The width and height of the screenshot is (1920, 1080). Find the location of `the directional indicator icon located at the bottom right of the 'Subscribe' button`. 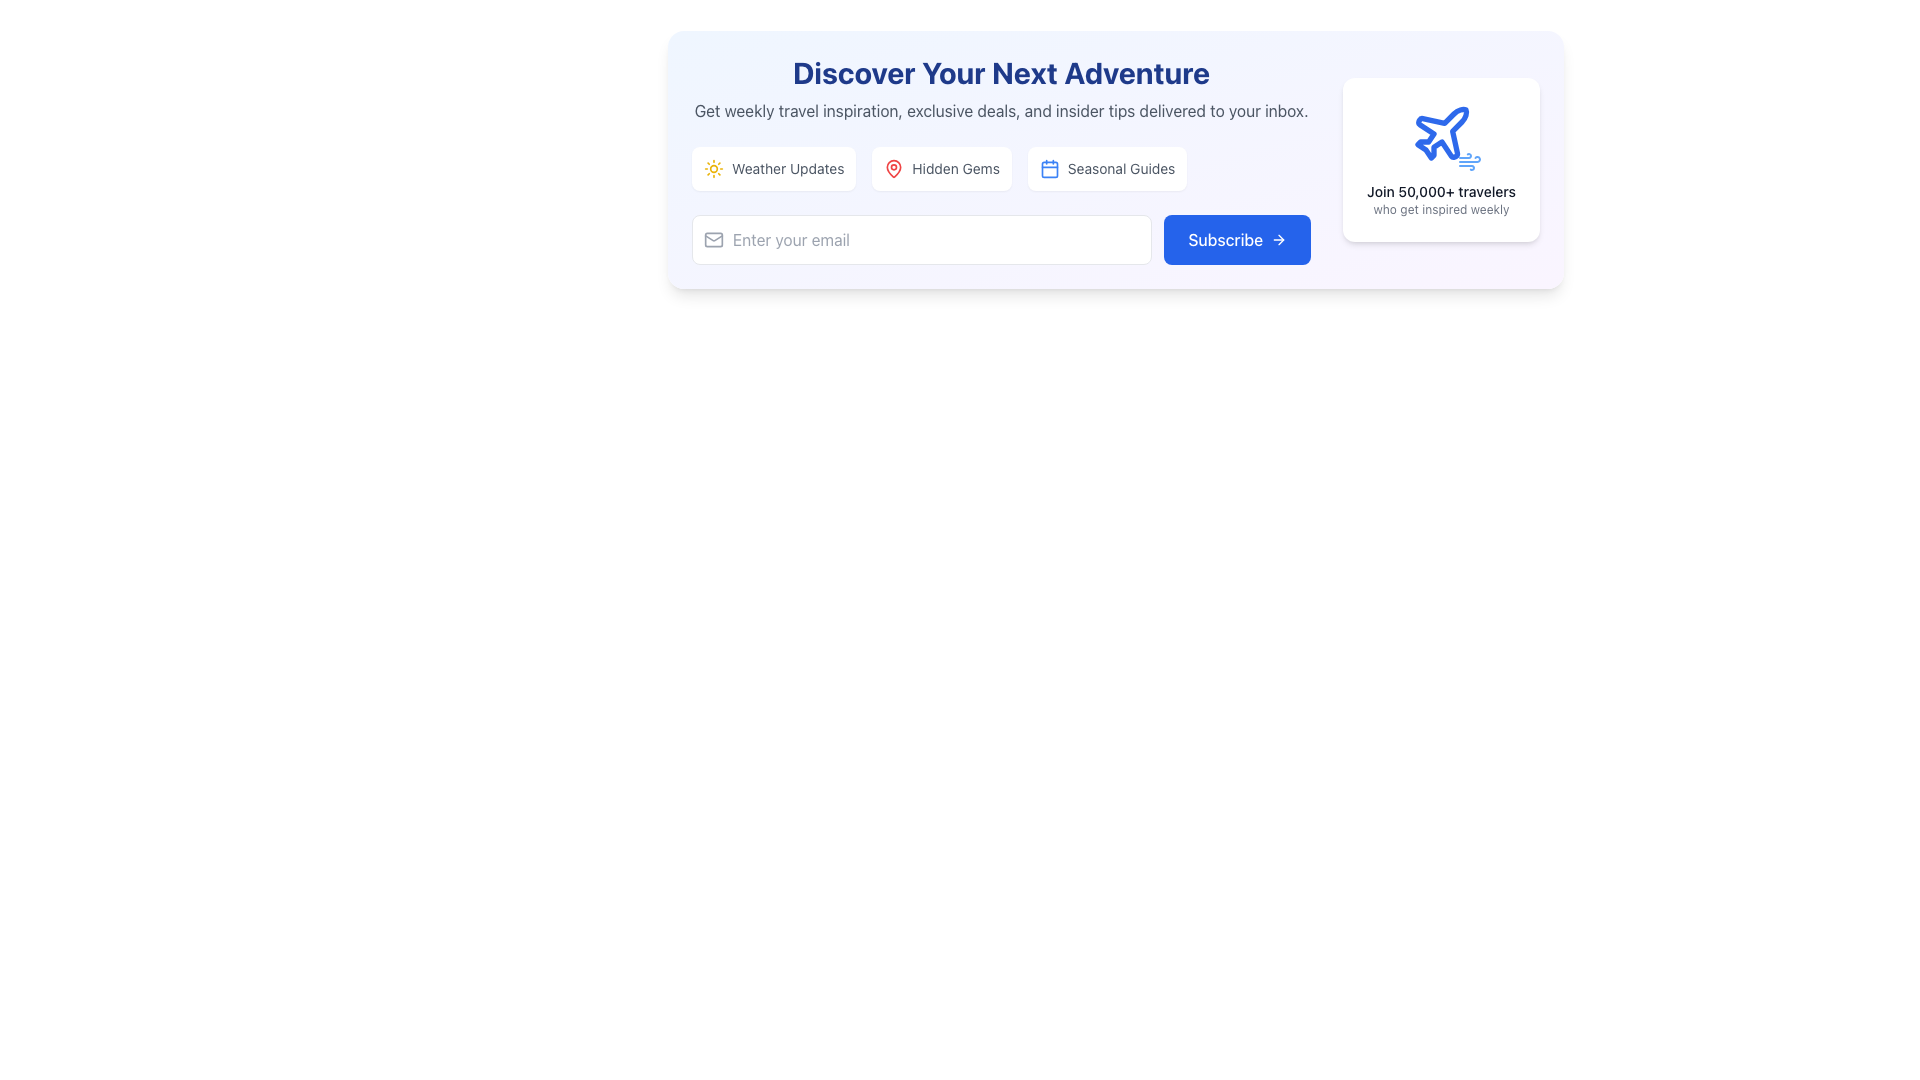

the directional indicator icon located at the bottom right of the 'Subscribe' button is located at coordinates (1281, 238).